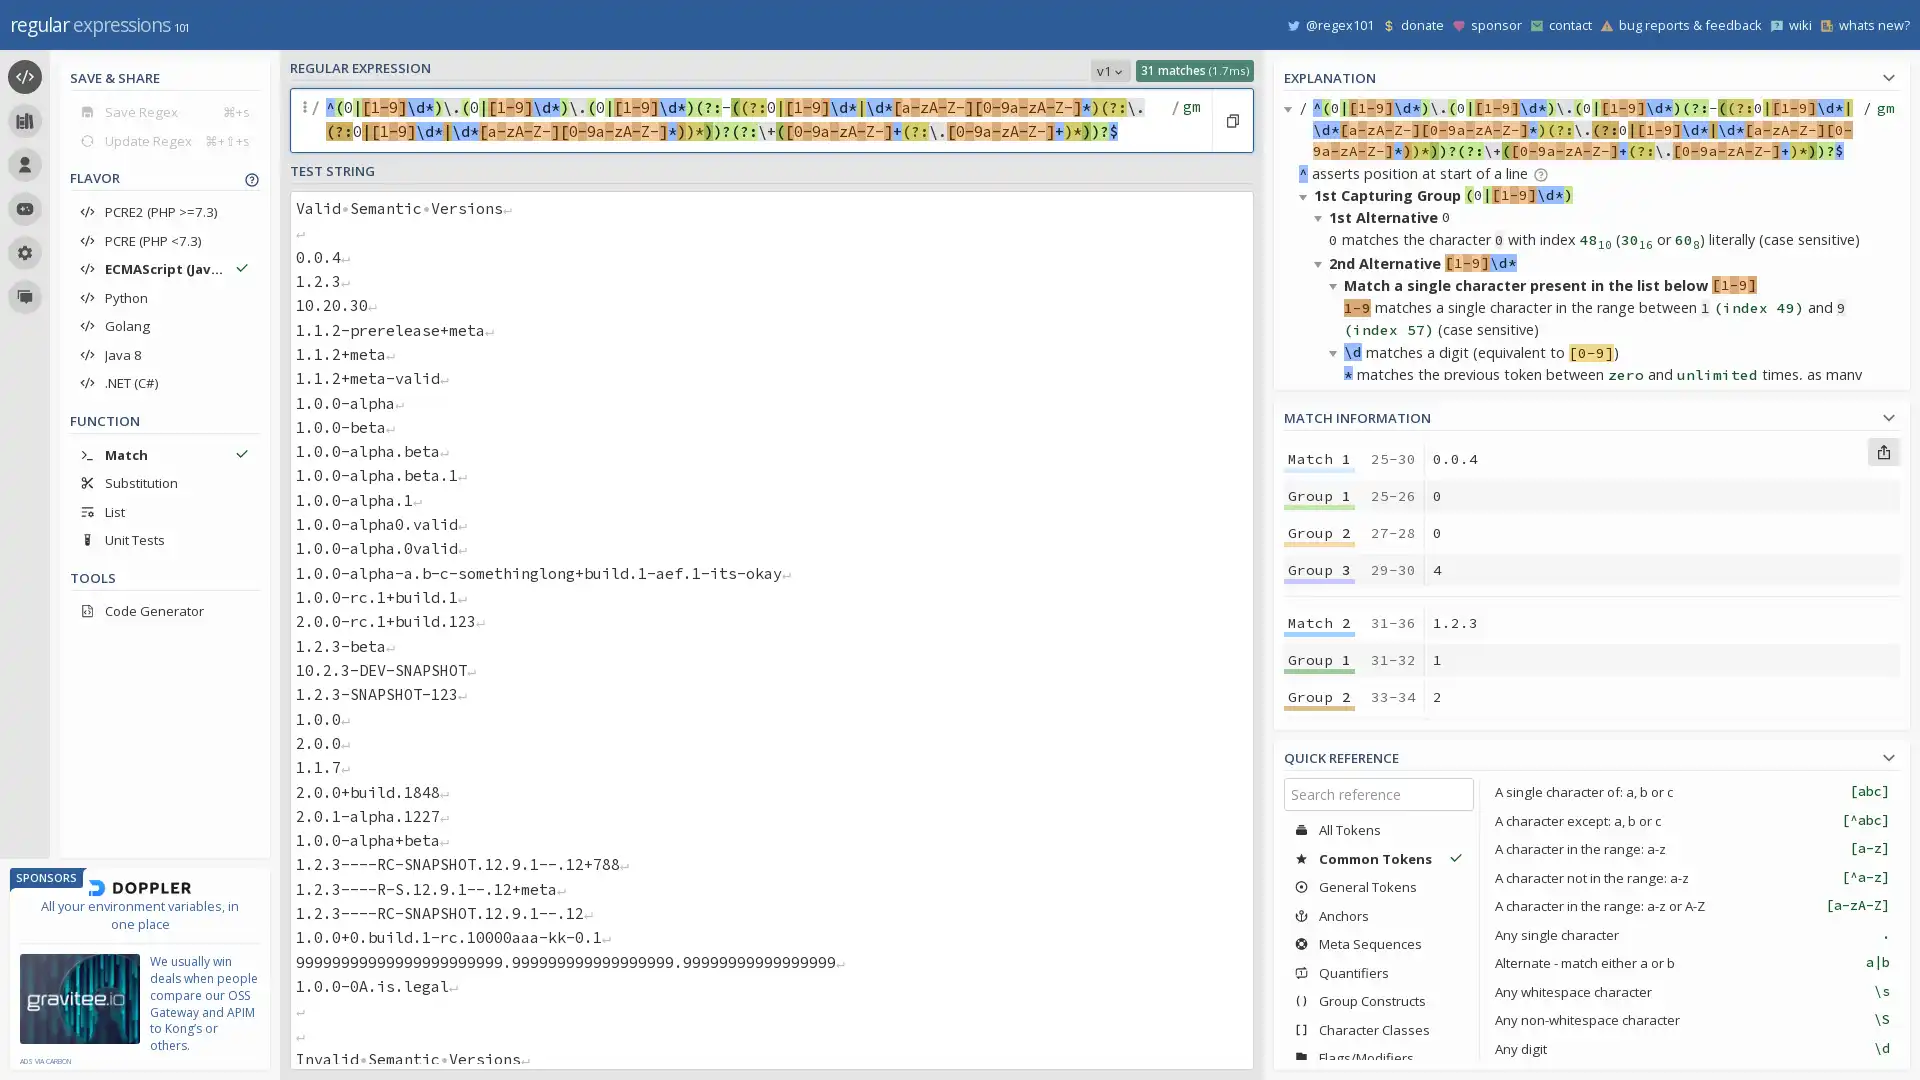  Describe the element at coordinates (1377, 829) in the screenshot. I see `All Tokens` at that location.